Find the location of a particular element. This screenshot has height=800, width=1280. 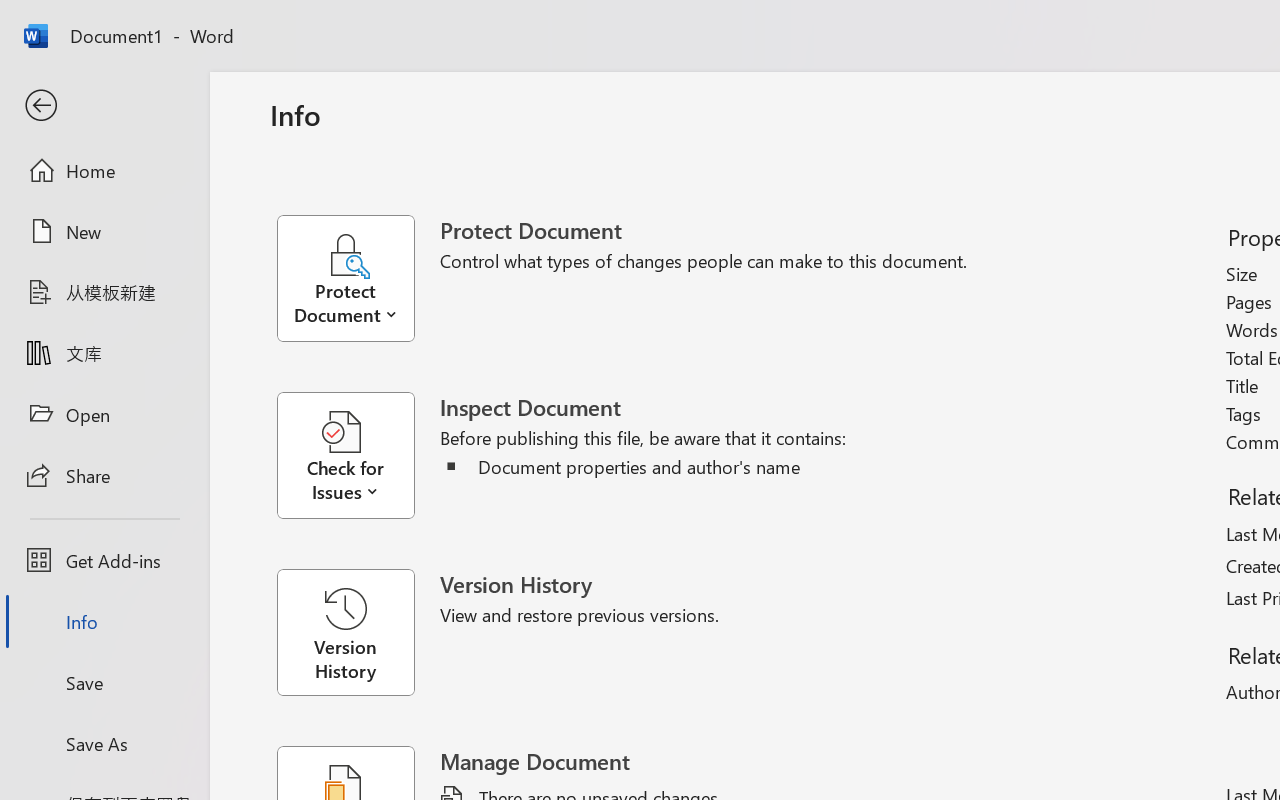

'Check for Issues' is located at coordinates (358, 454).